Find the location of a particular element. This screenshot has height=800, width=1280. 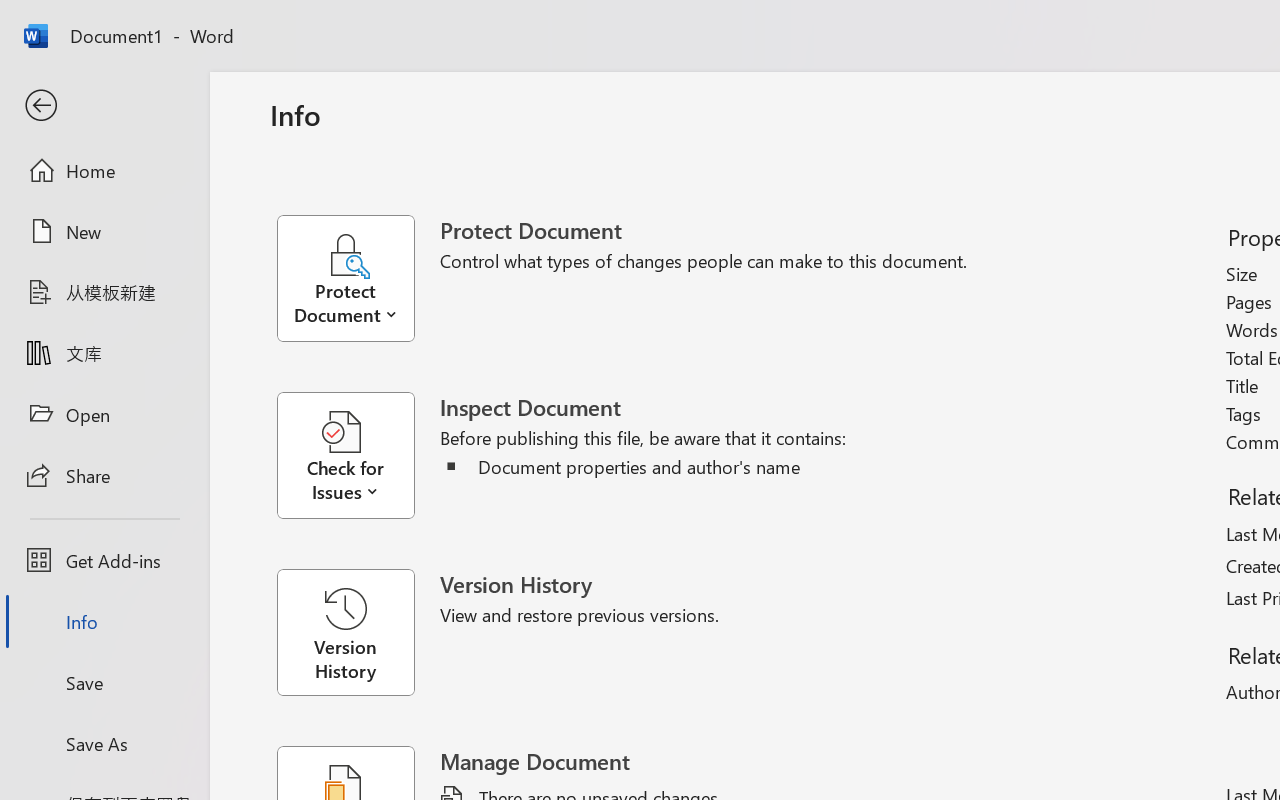

'Check for Issues' is located at coordinates (358, 454).